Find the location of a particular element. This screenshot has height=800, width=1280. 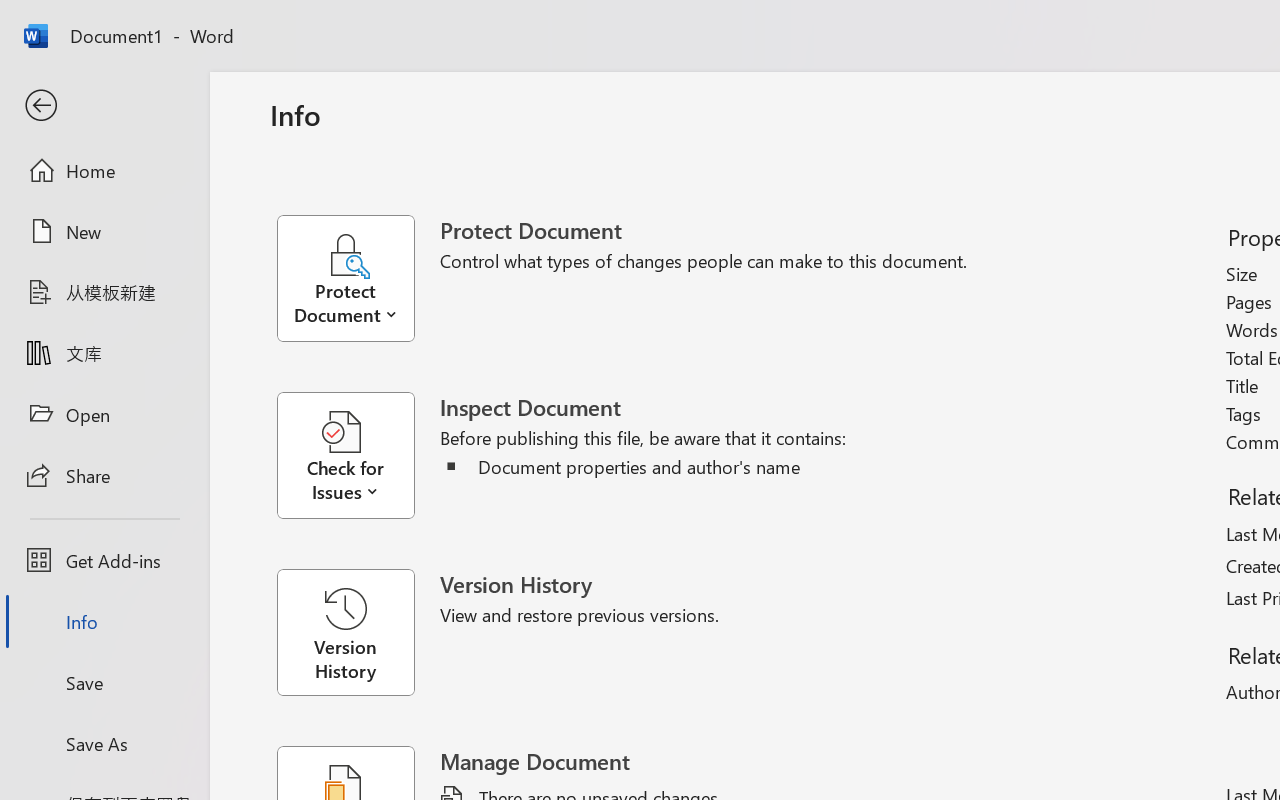

'Check for Issues' is located at coordinates (358, 454).